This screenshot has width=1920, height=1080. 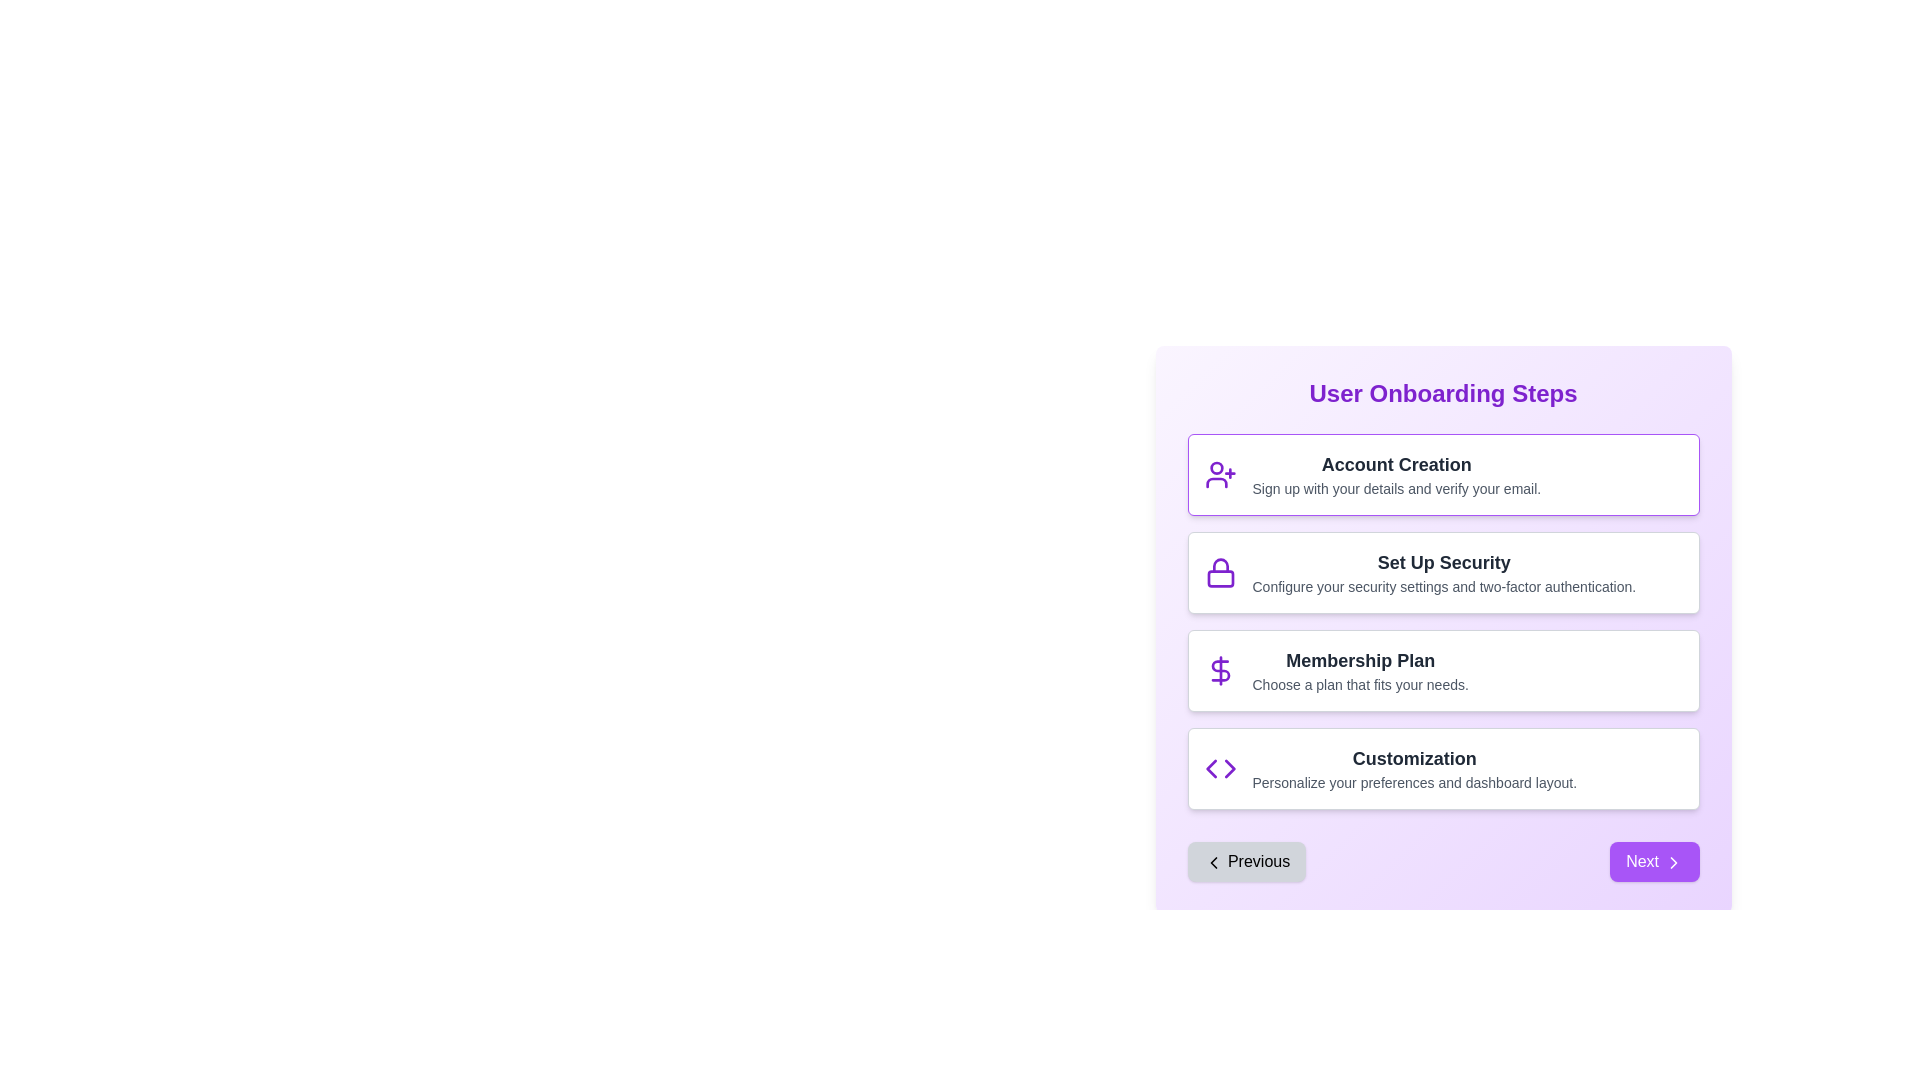 What do you see at coordinates (1673, 861) in the screenshot?
I see `the graphical icon indicating forward movement located to the right of the 'Next' button in the user onboarding interface` at bounding box center [1673, 861].